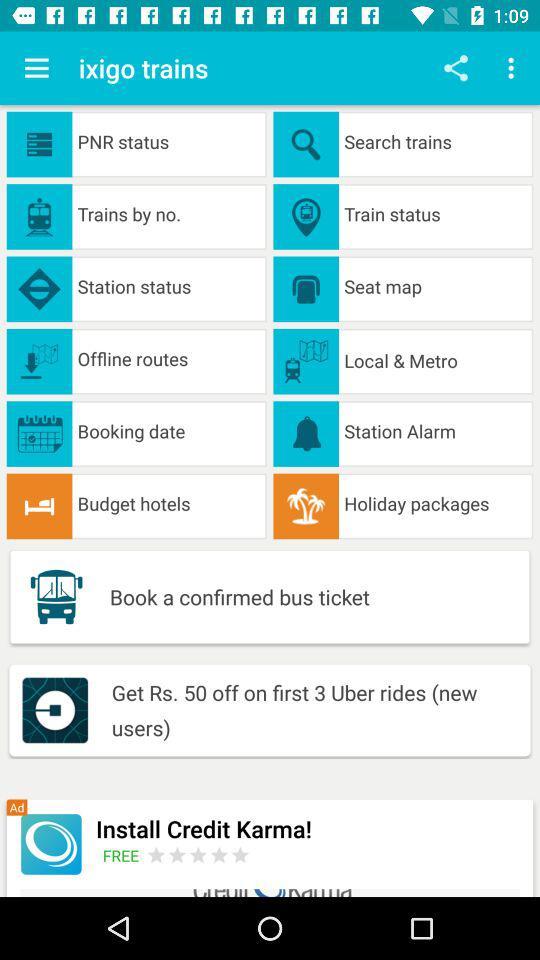  Describe the element at coordinates (513, 68) in the screenshot. I see `item above the search trains` at that location.